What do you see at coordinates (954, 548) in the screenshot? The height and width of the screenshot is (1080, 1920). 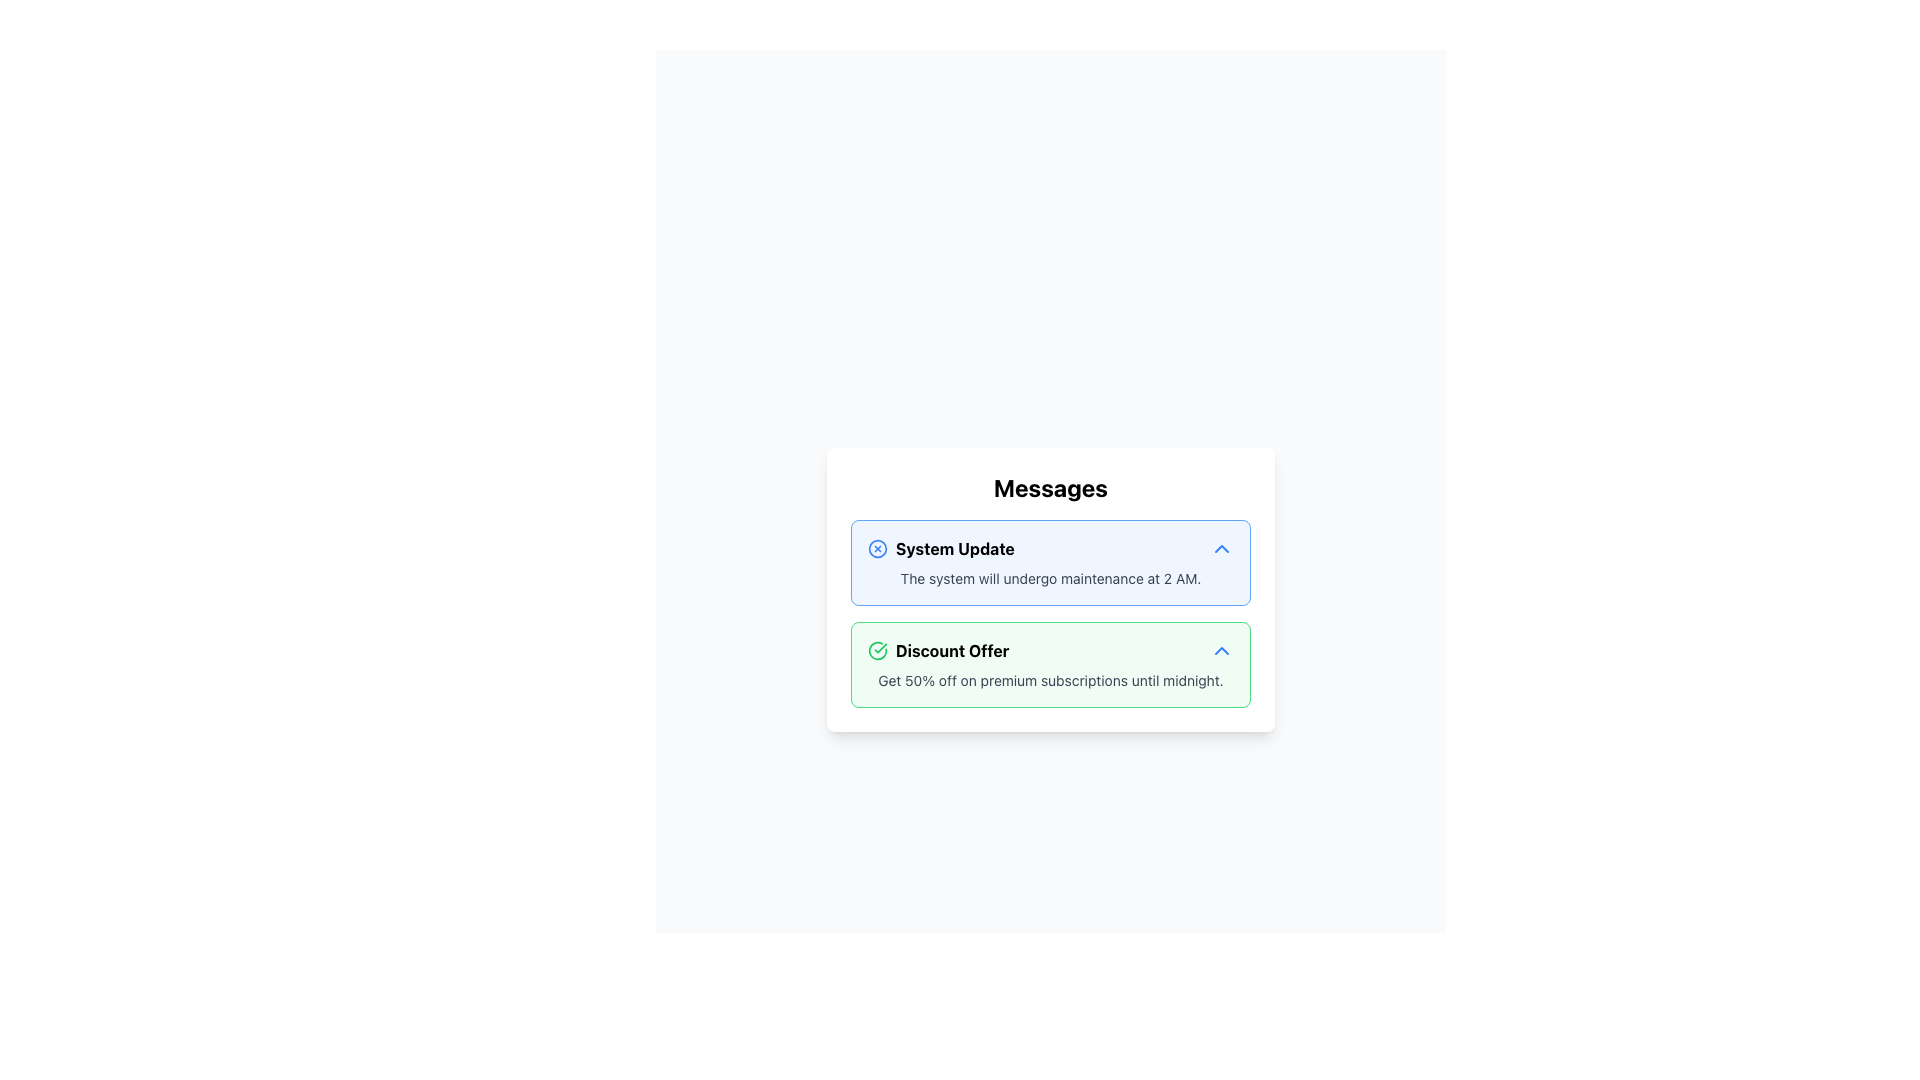 I see `the bold text label 'System Update'` at bounding box center [954, 548].